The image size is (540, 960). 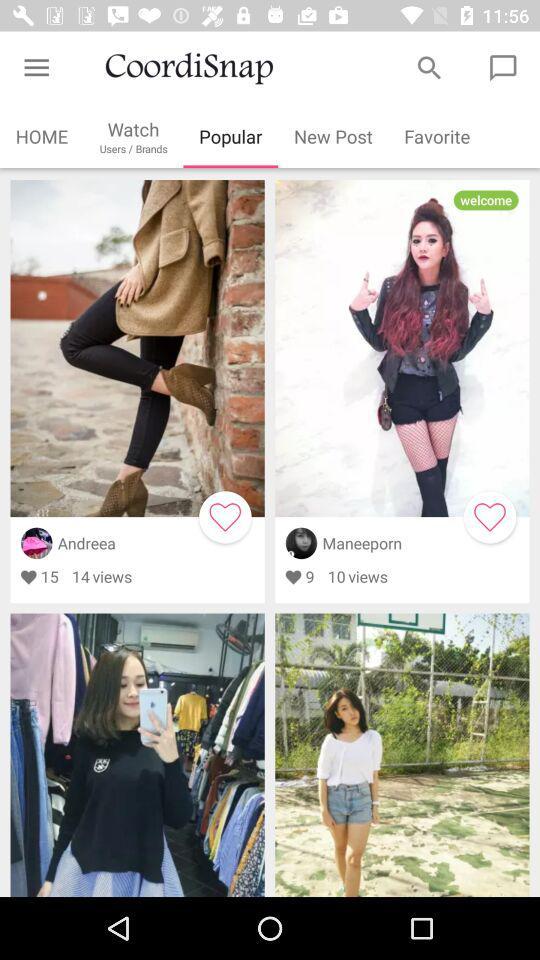 I want to click on like, so click(x=489, y=516).